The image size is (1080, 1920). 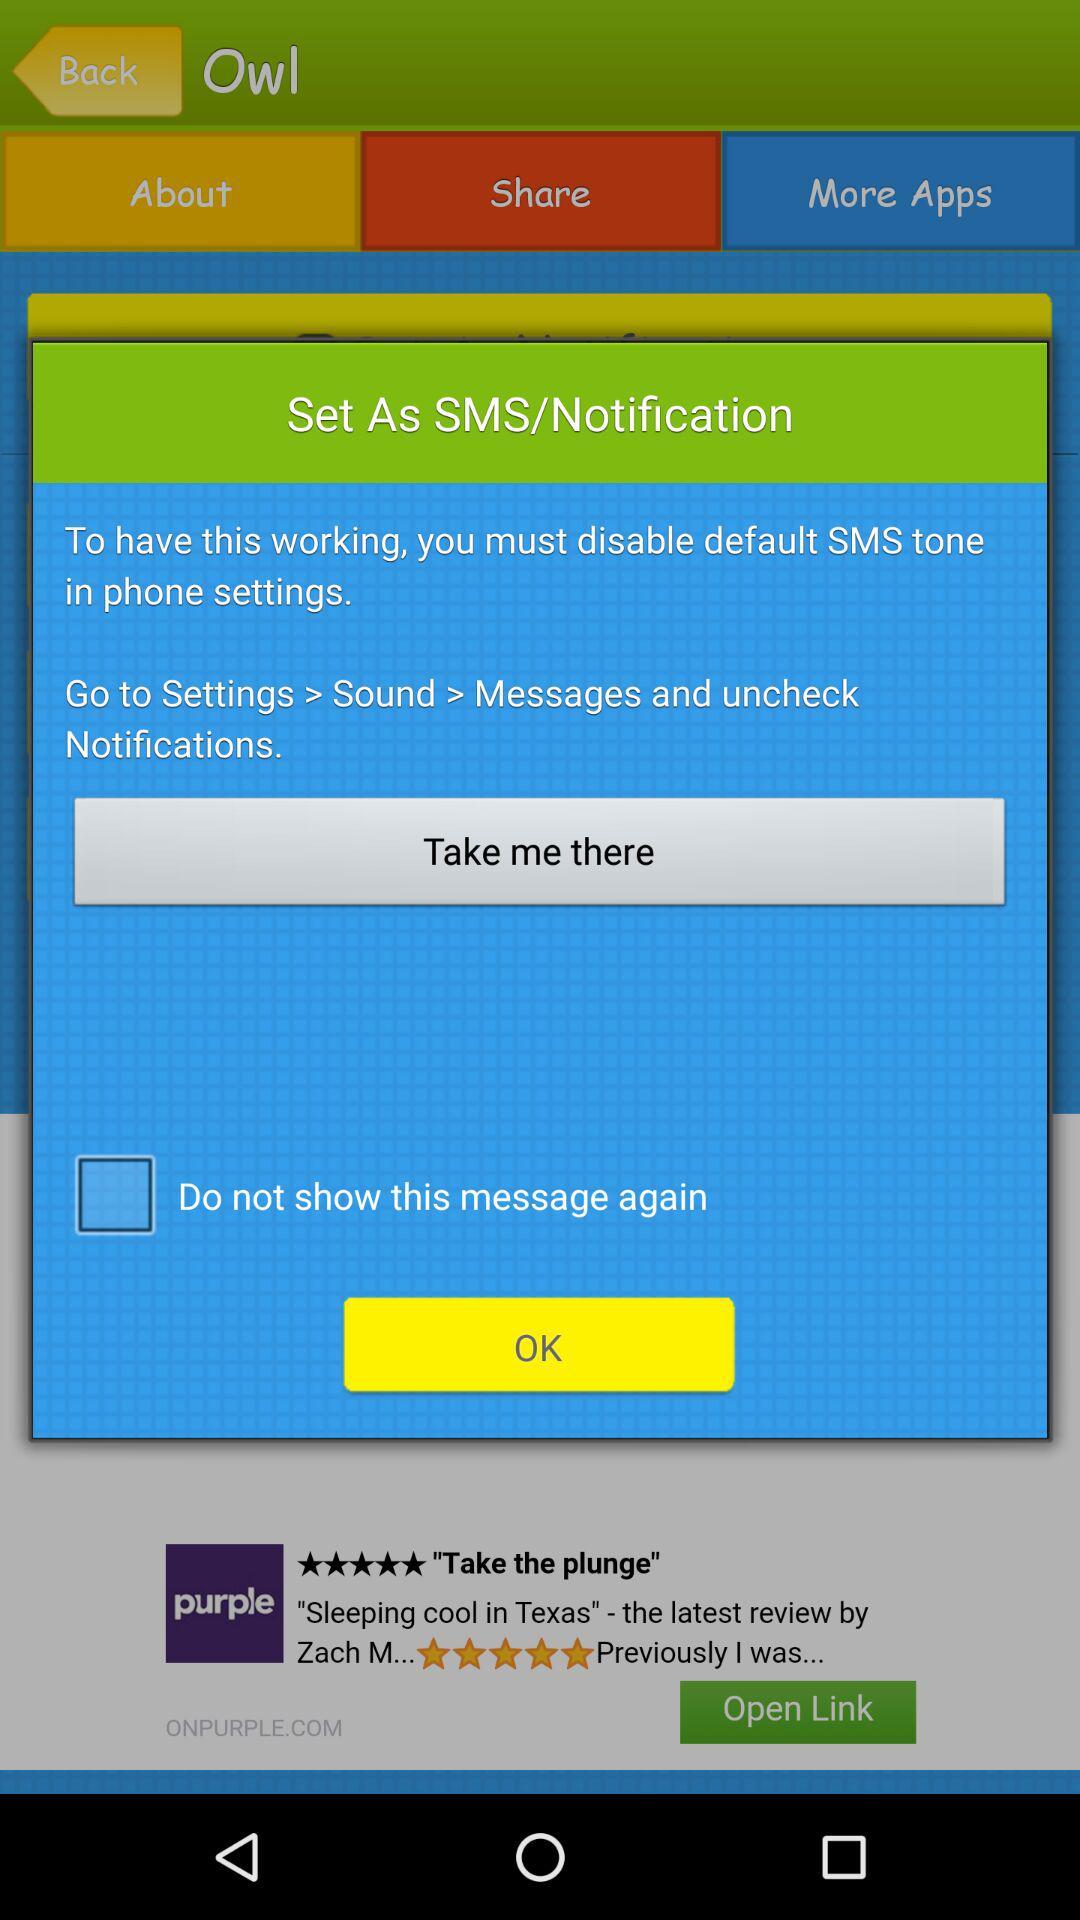 I want to click on the take me there item, so click(x=540, y=857).